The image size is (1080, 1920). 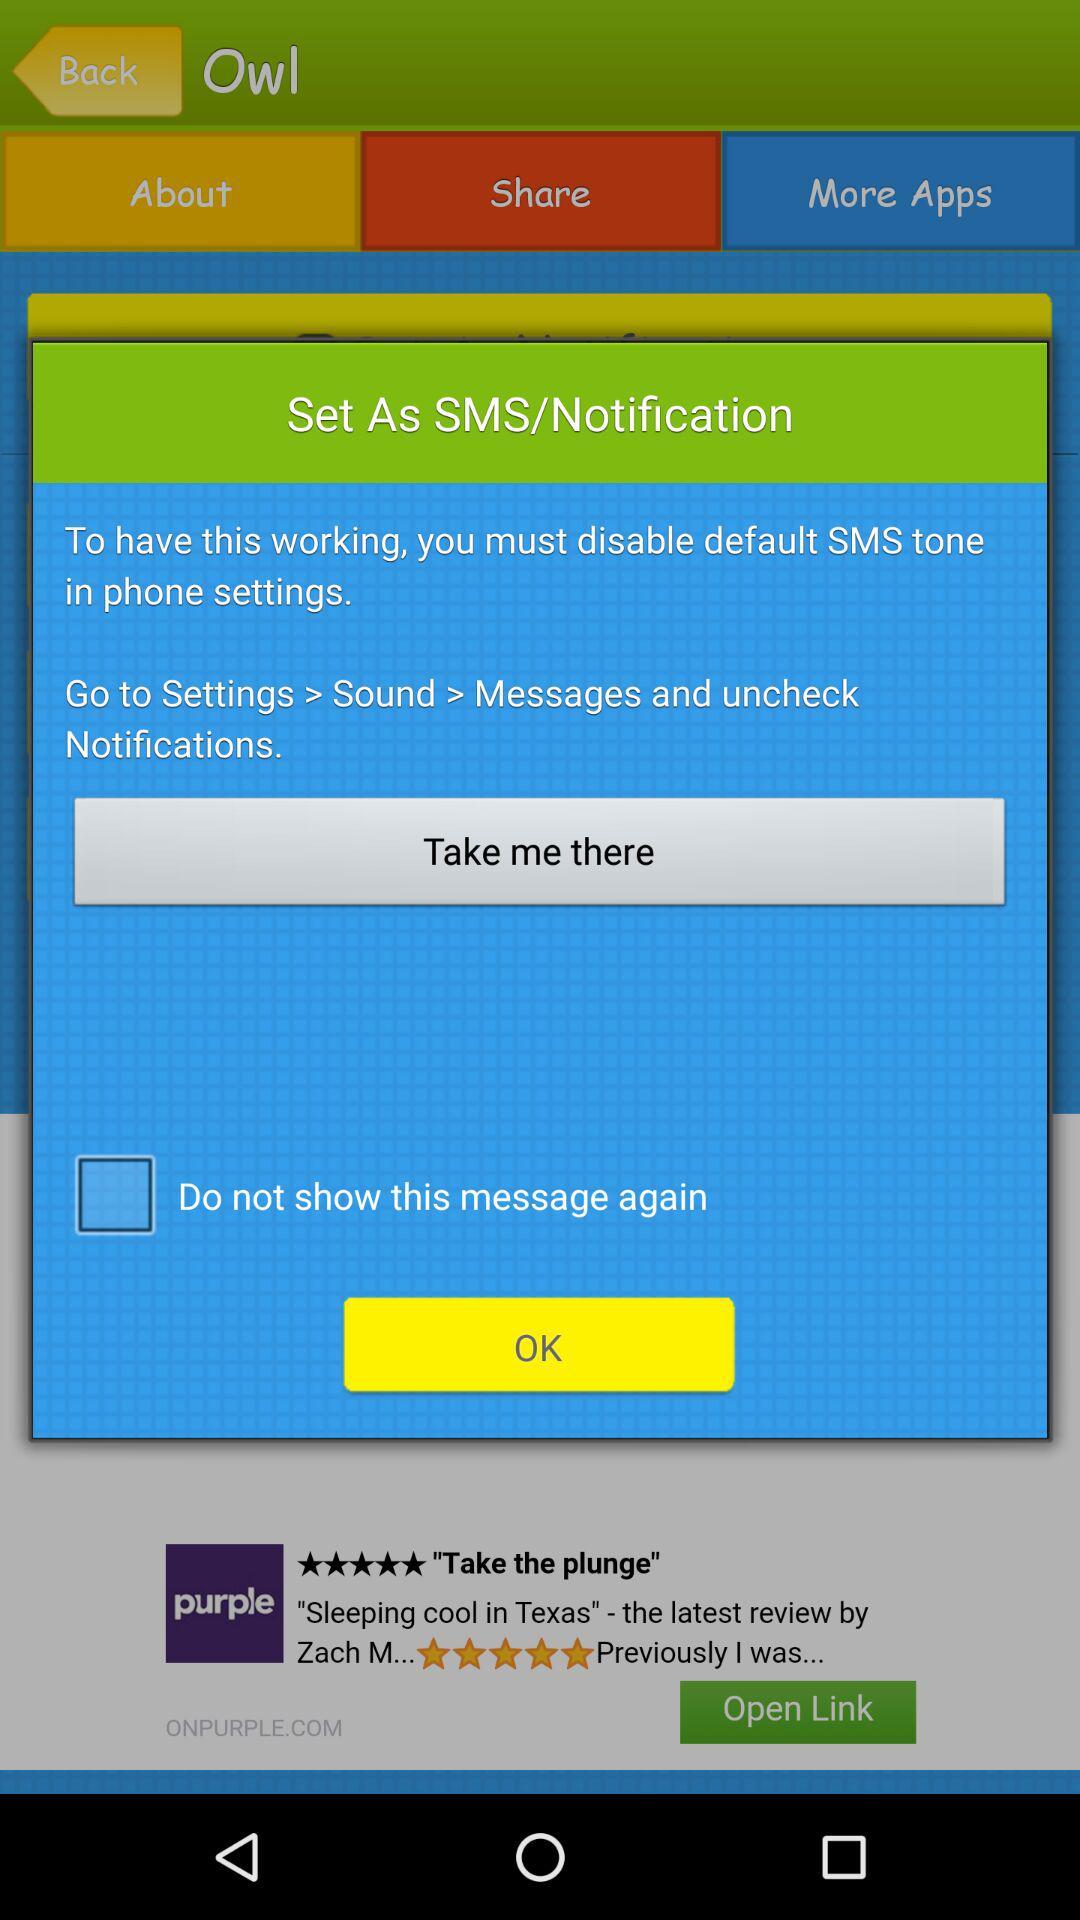 I want to click on the take me there item, so click(x=540, y=857).